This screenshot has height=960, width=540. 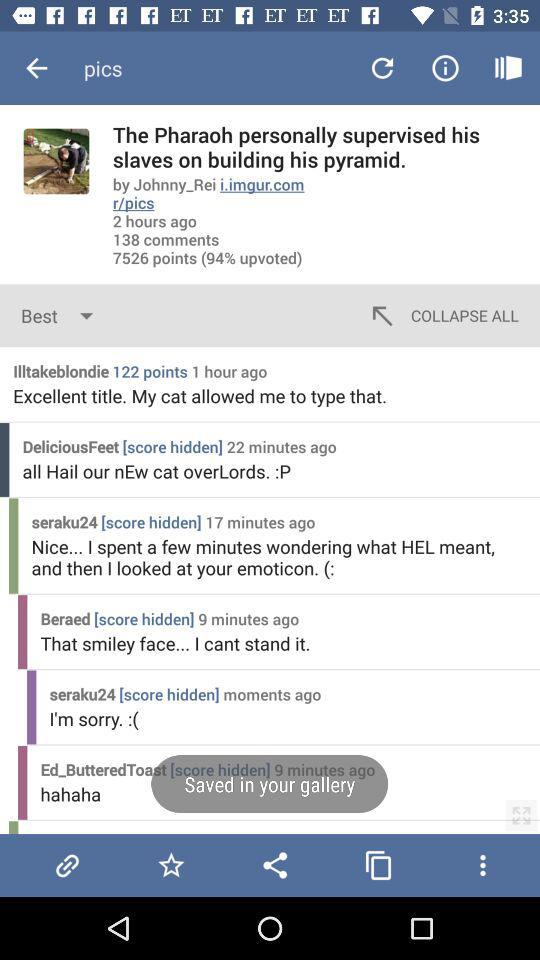 I want to click on the image, so click(x=171, y=864).